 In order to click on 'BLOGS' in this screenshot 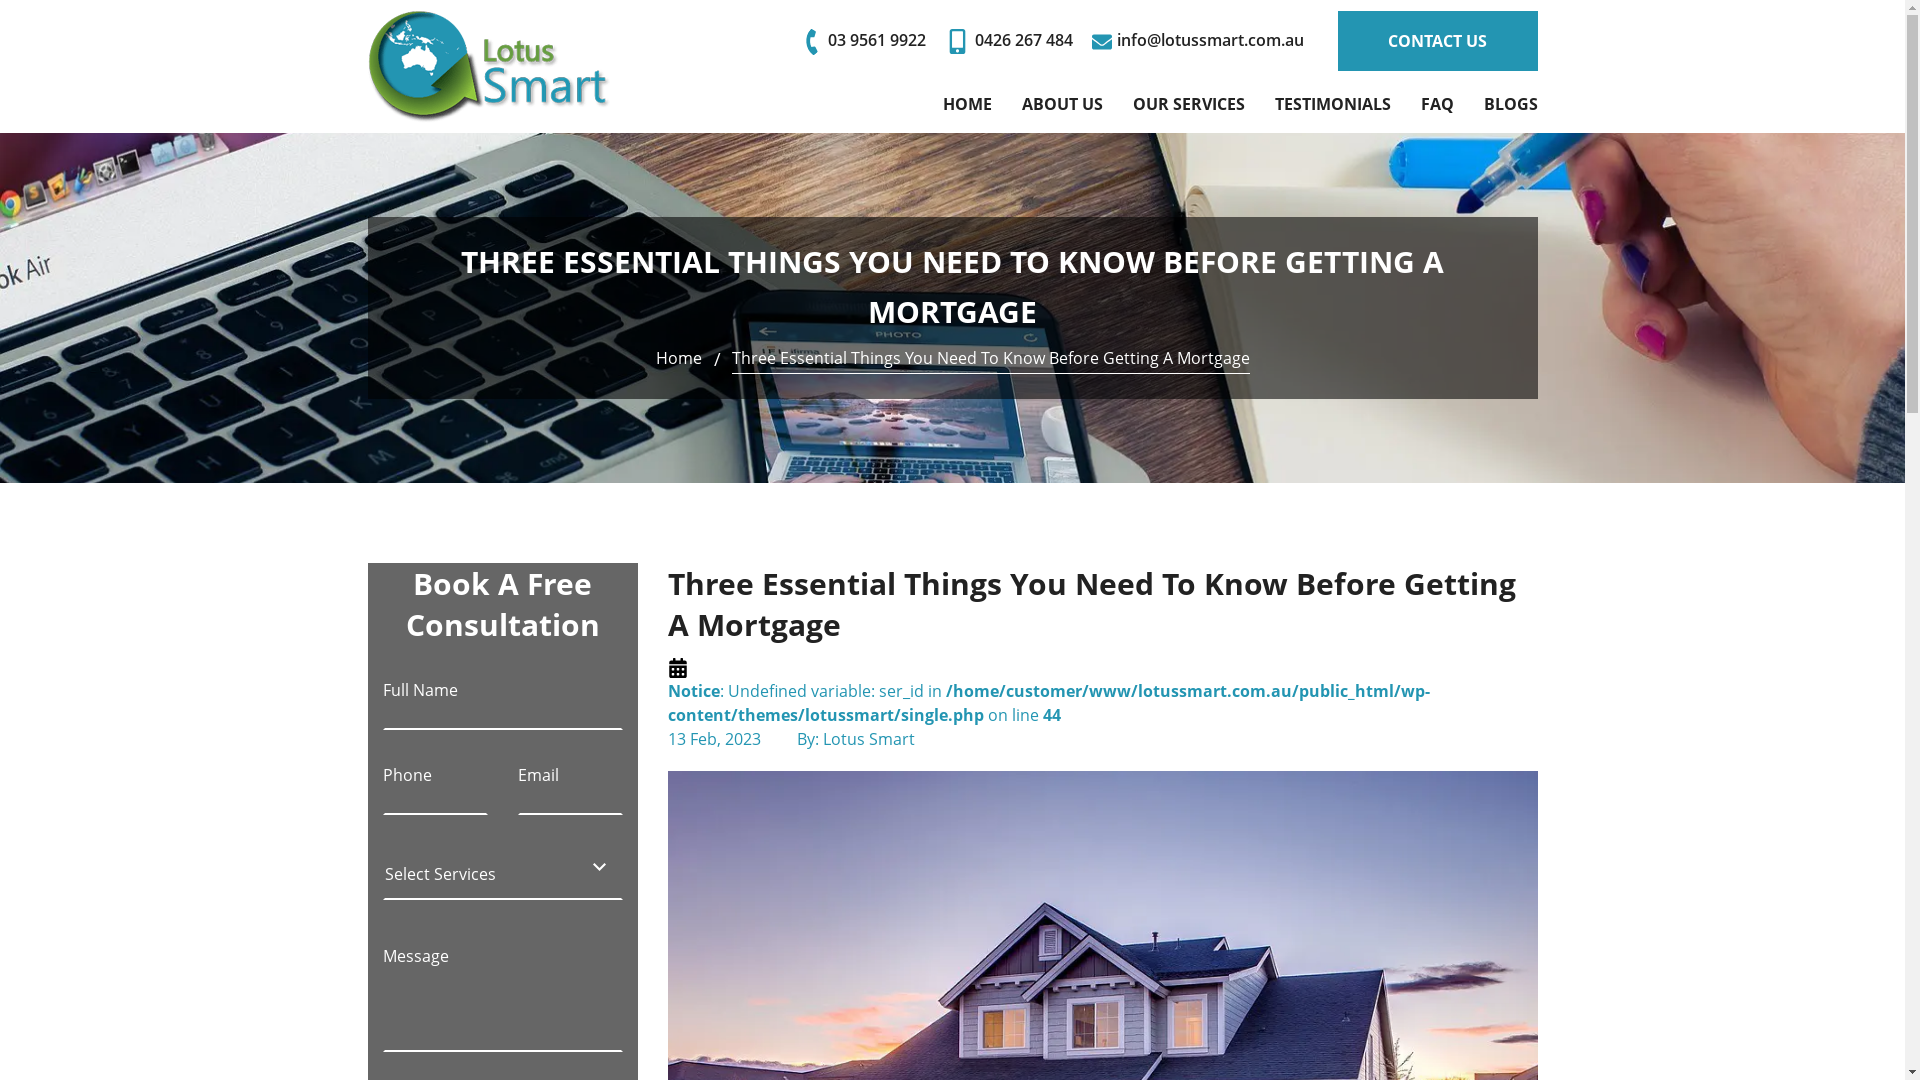, I will do `click(1511, 104)`.